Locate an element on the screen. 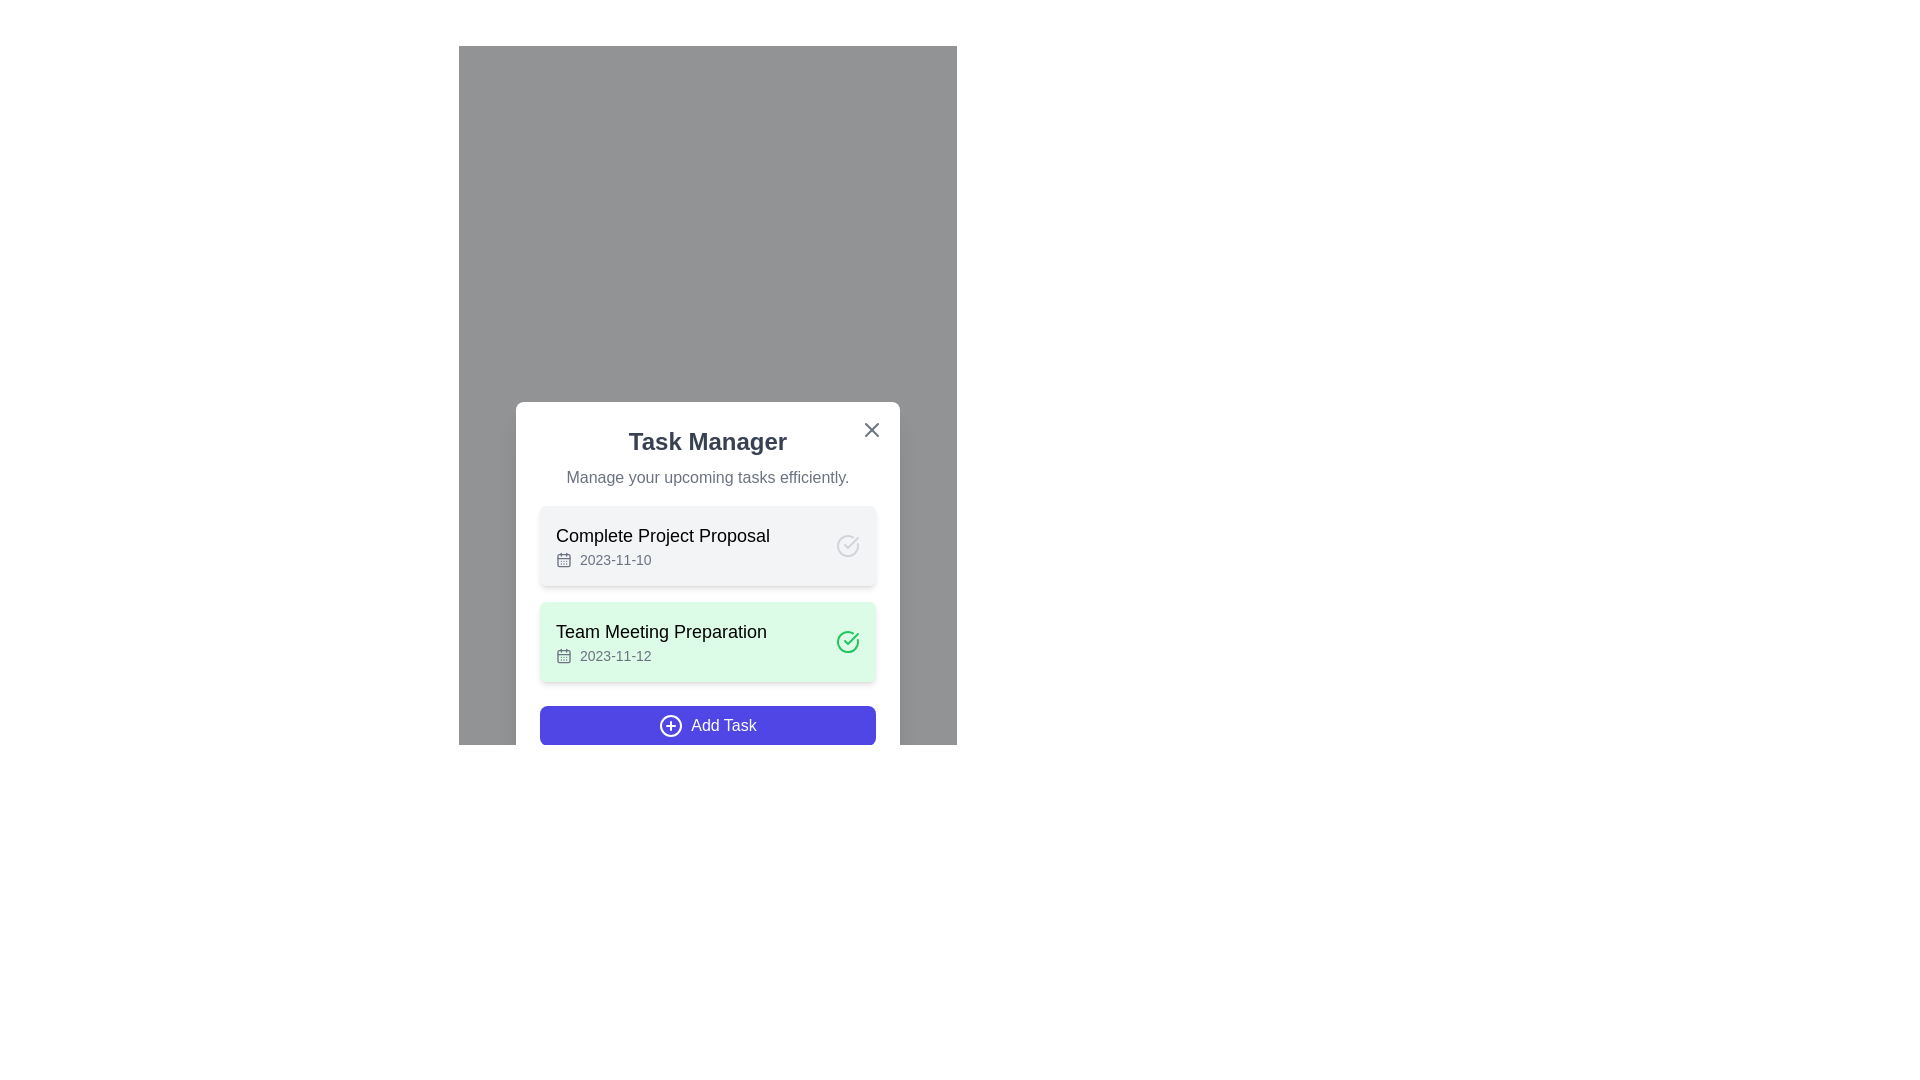  the calendar icon located to the left of the date '2023-11-10' in the task card labeled 'Complete Project Proposal' under the 'Task Manager' section is located at coordinates (563, 559).